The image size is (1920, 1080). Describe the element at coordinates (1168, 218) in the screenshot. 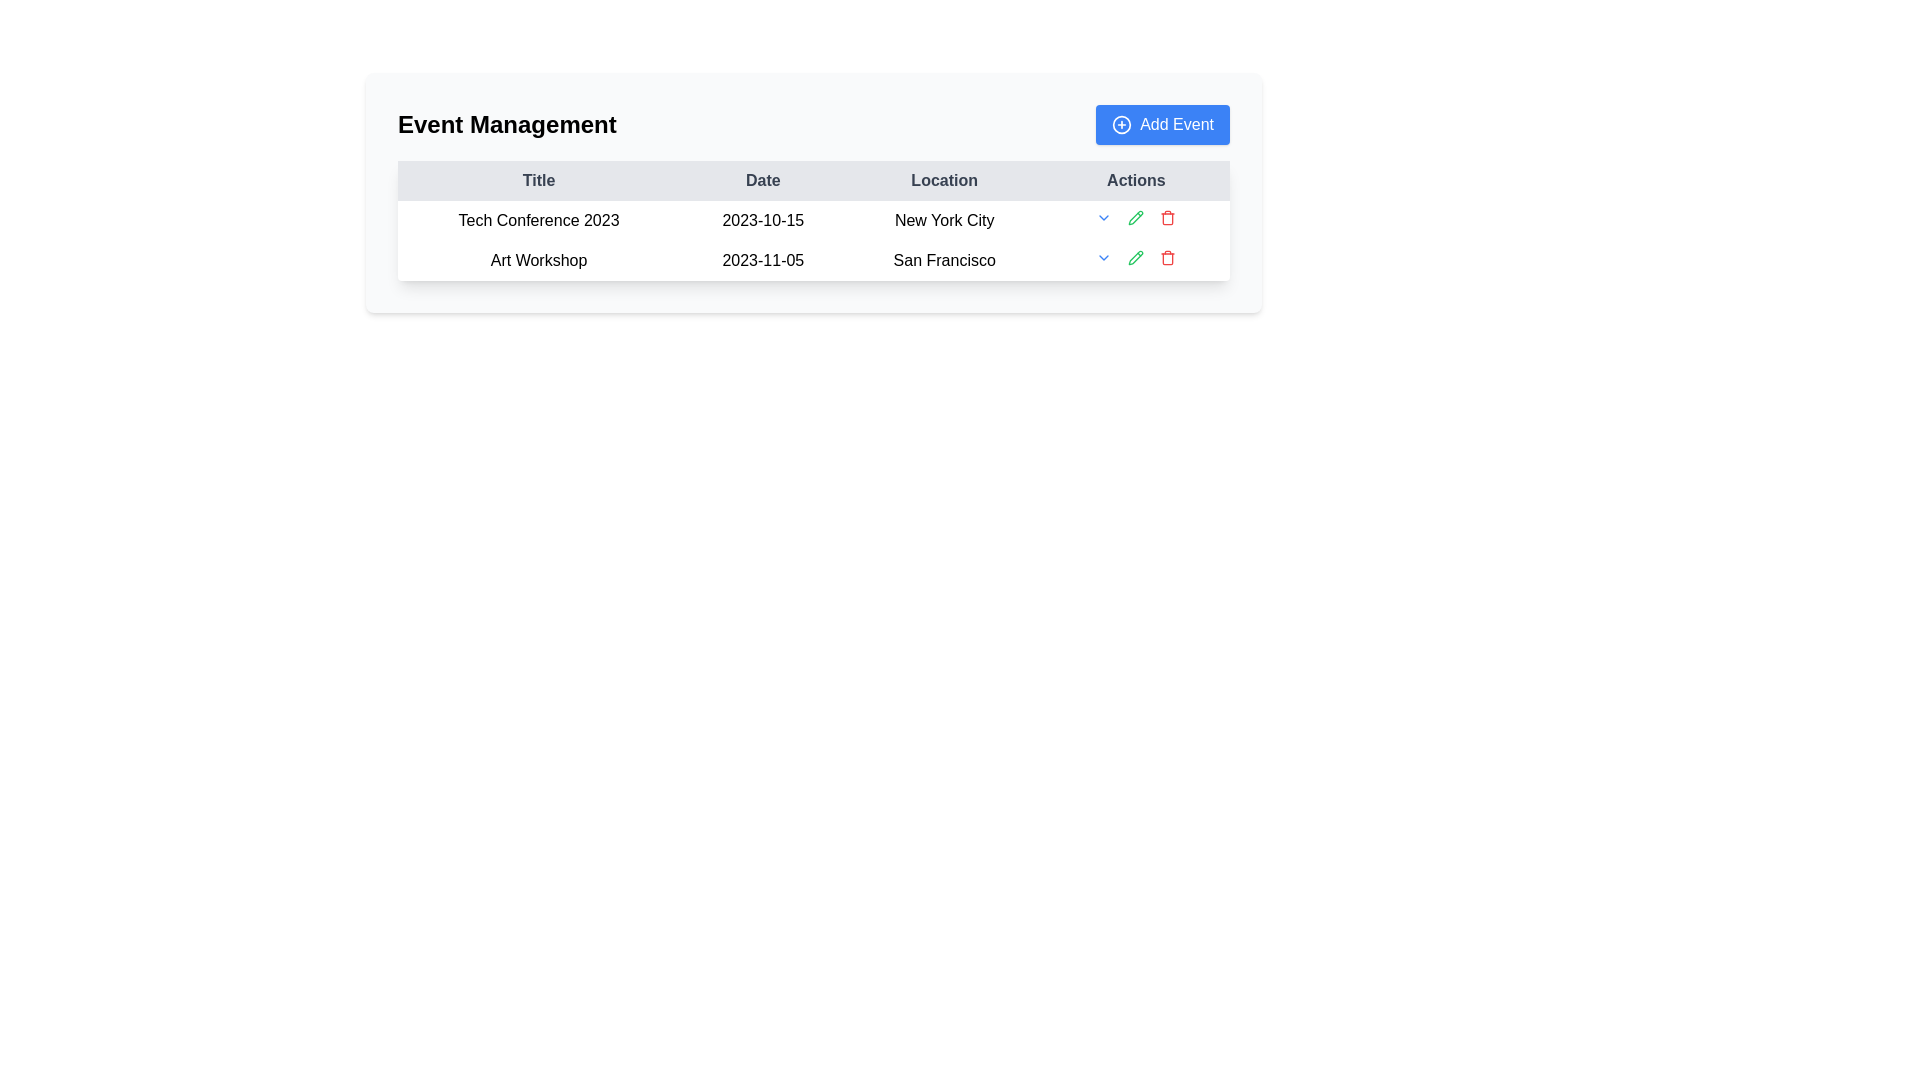

I see `the red trash can icon button in the 'Actions' column of the first row to initiate the delete action` at that location.